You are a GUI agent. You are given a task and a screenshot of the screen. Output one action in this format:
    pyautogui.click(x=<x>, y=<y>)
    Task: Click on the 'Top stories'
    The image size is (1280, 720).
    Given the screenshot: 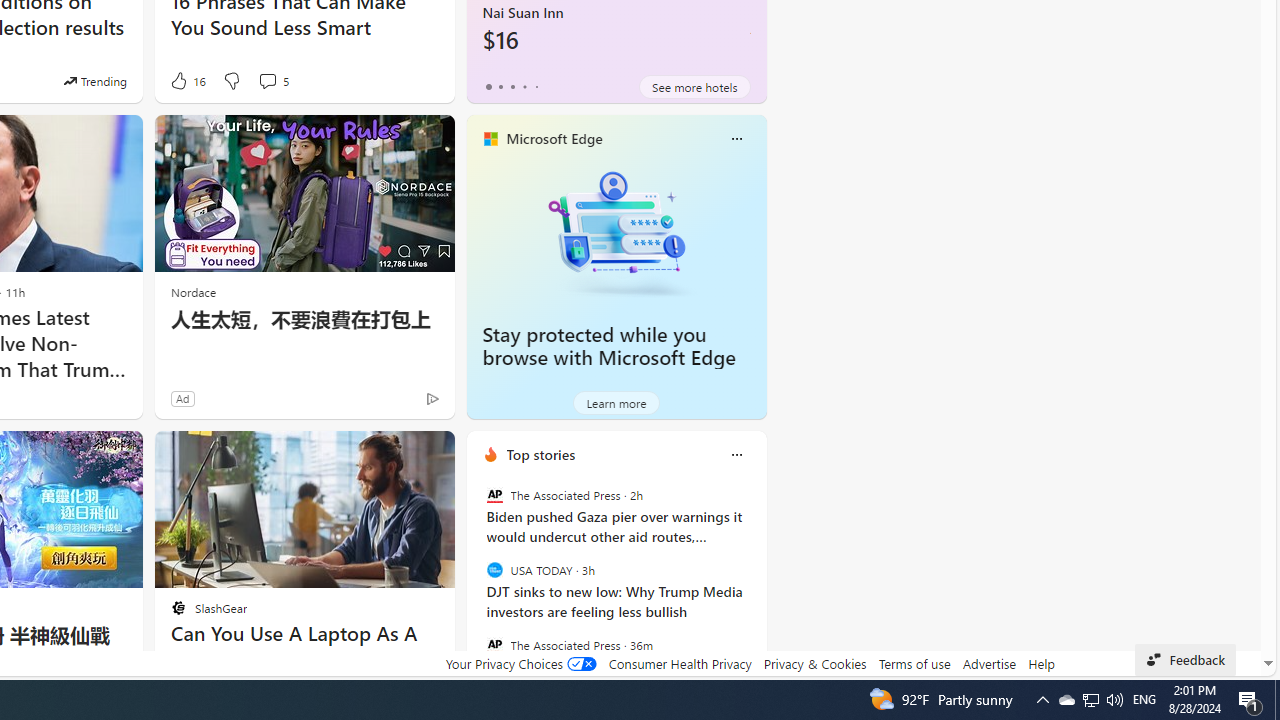 What is the action you would take?
    pyautogui.click(x=540, y=454)
    